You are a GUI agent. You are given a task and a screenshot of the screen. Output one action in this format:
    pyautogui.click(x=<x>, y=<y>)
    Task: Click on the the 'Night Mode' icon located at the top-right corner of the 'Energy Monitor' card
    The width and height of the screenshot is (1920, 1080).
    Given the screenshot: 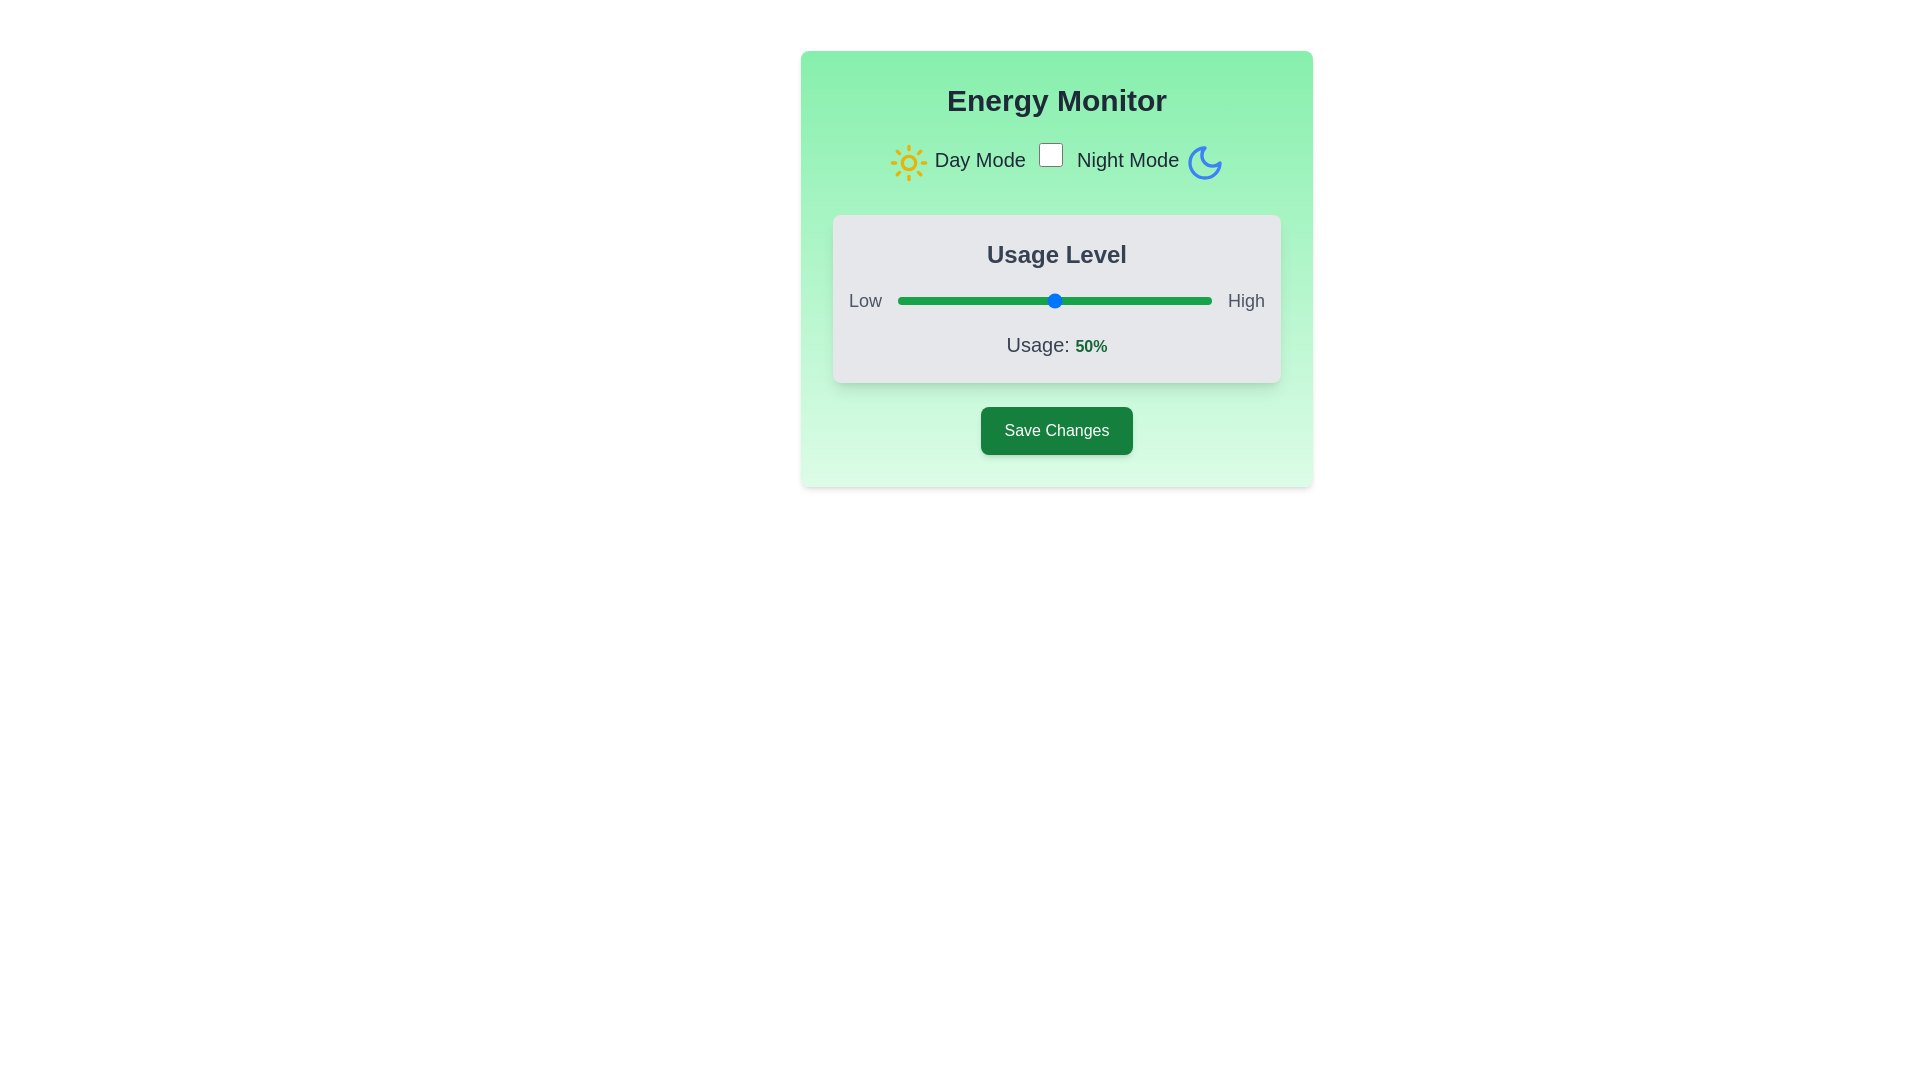 What is the action you would take?
    pyautogui.click(x=1203, y=161)
    